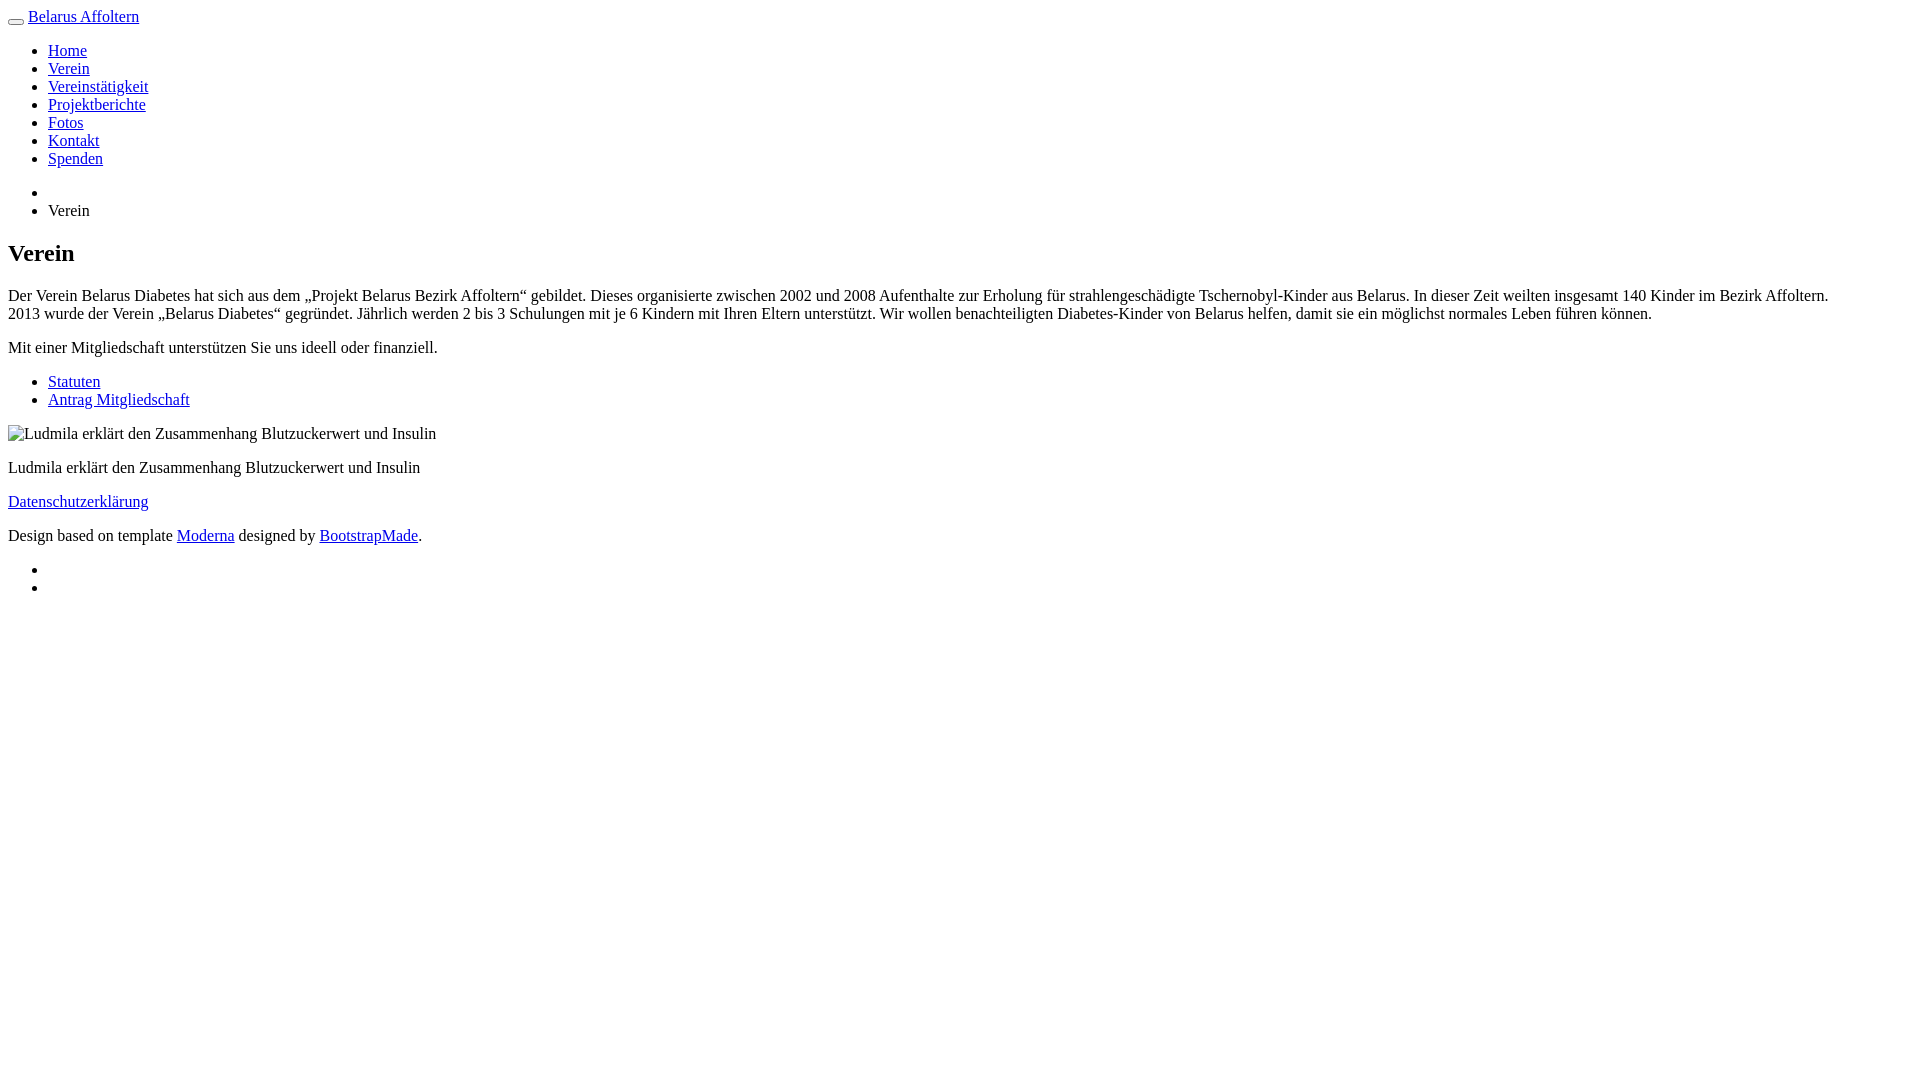  I want to click on 'Belarus Affoltern', so click(82, 16).